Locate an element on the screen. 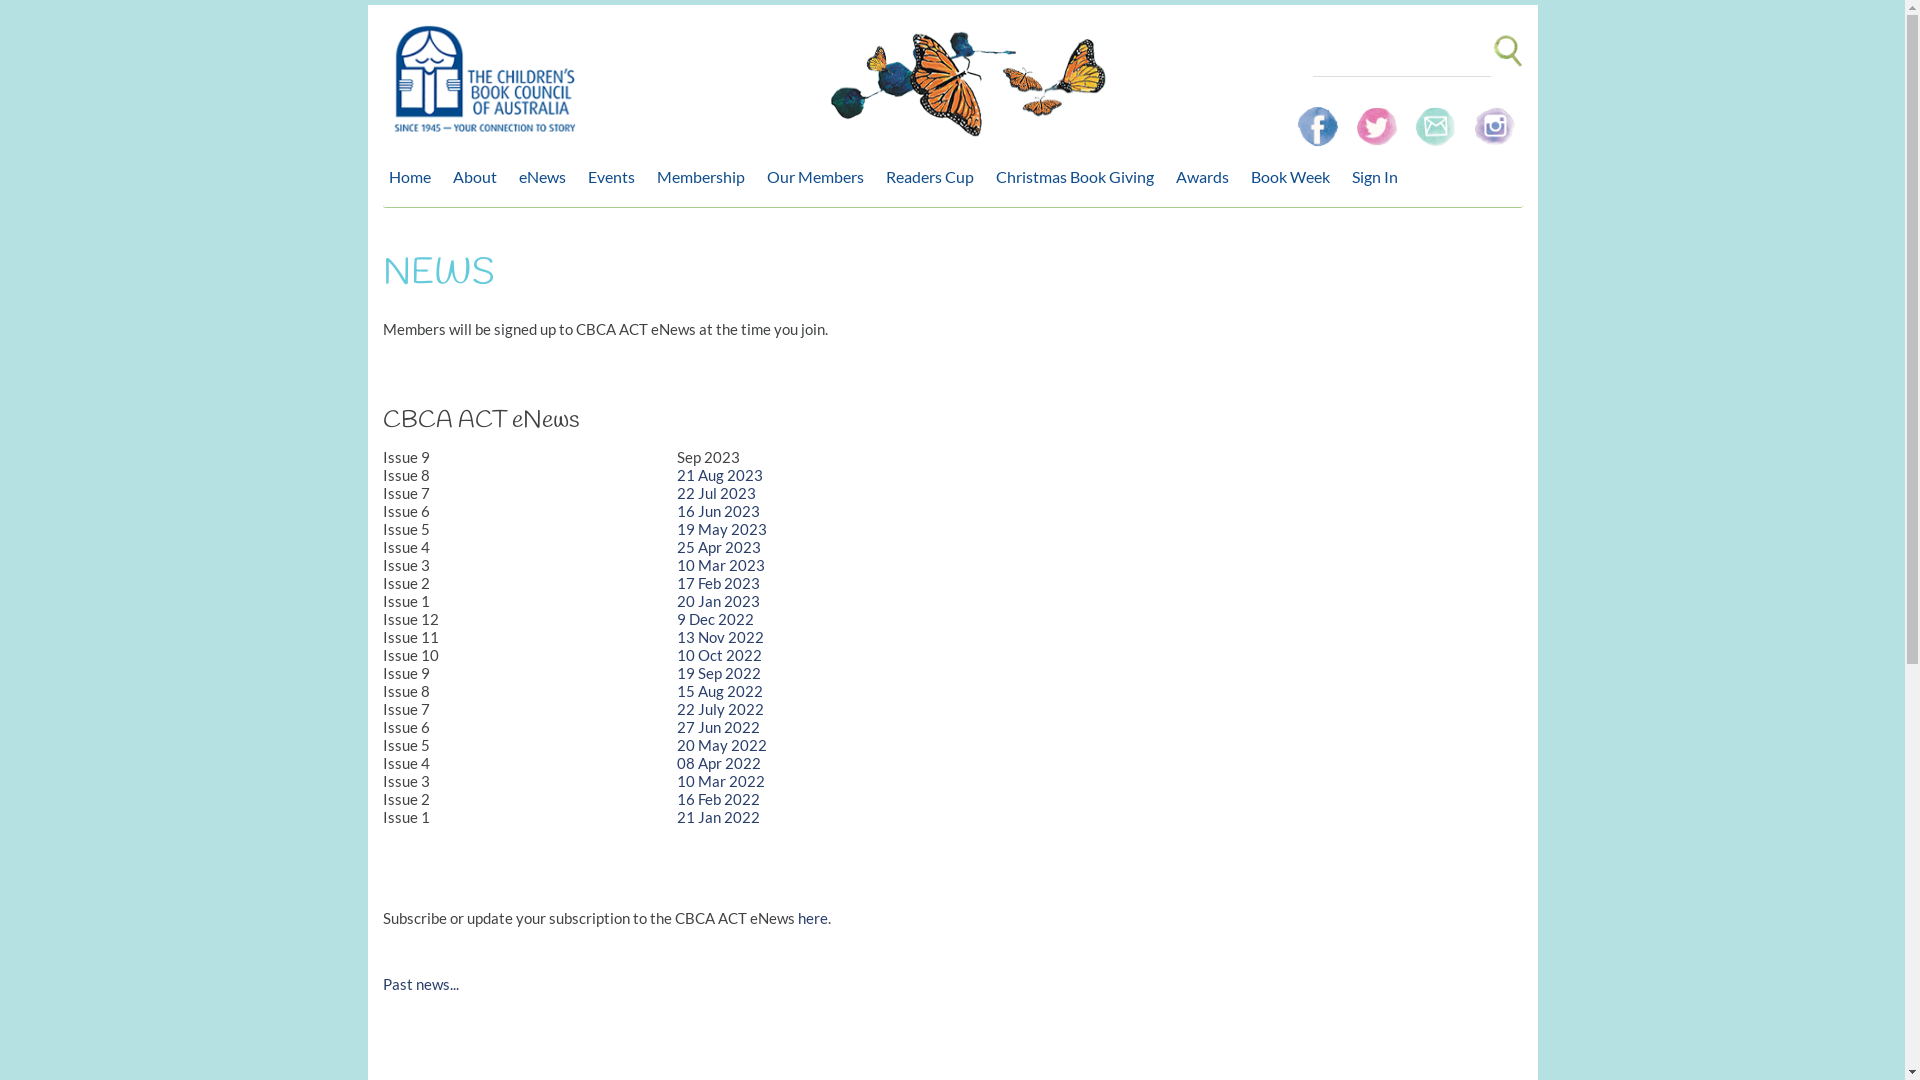 This screenshot has width=1920, height=1080. '21 Jan 2022' is located at coordinates (718, 817).